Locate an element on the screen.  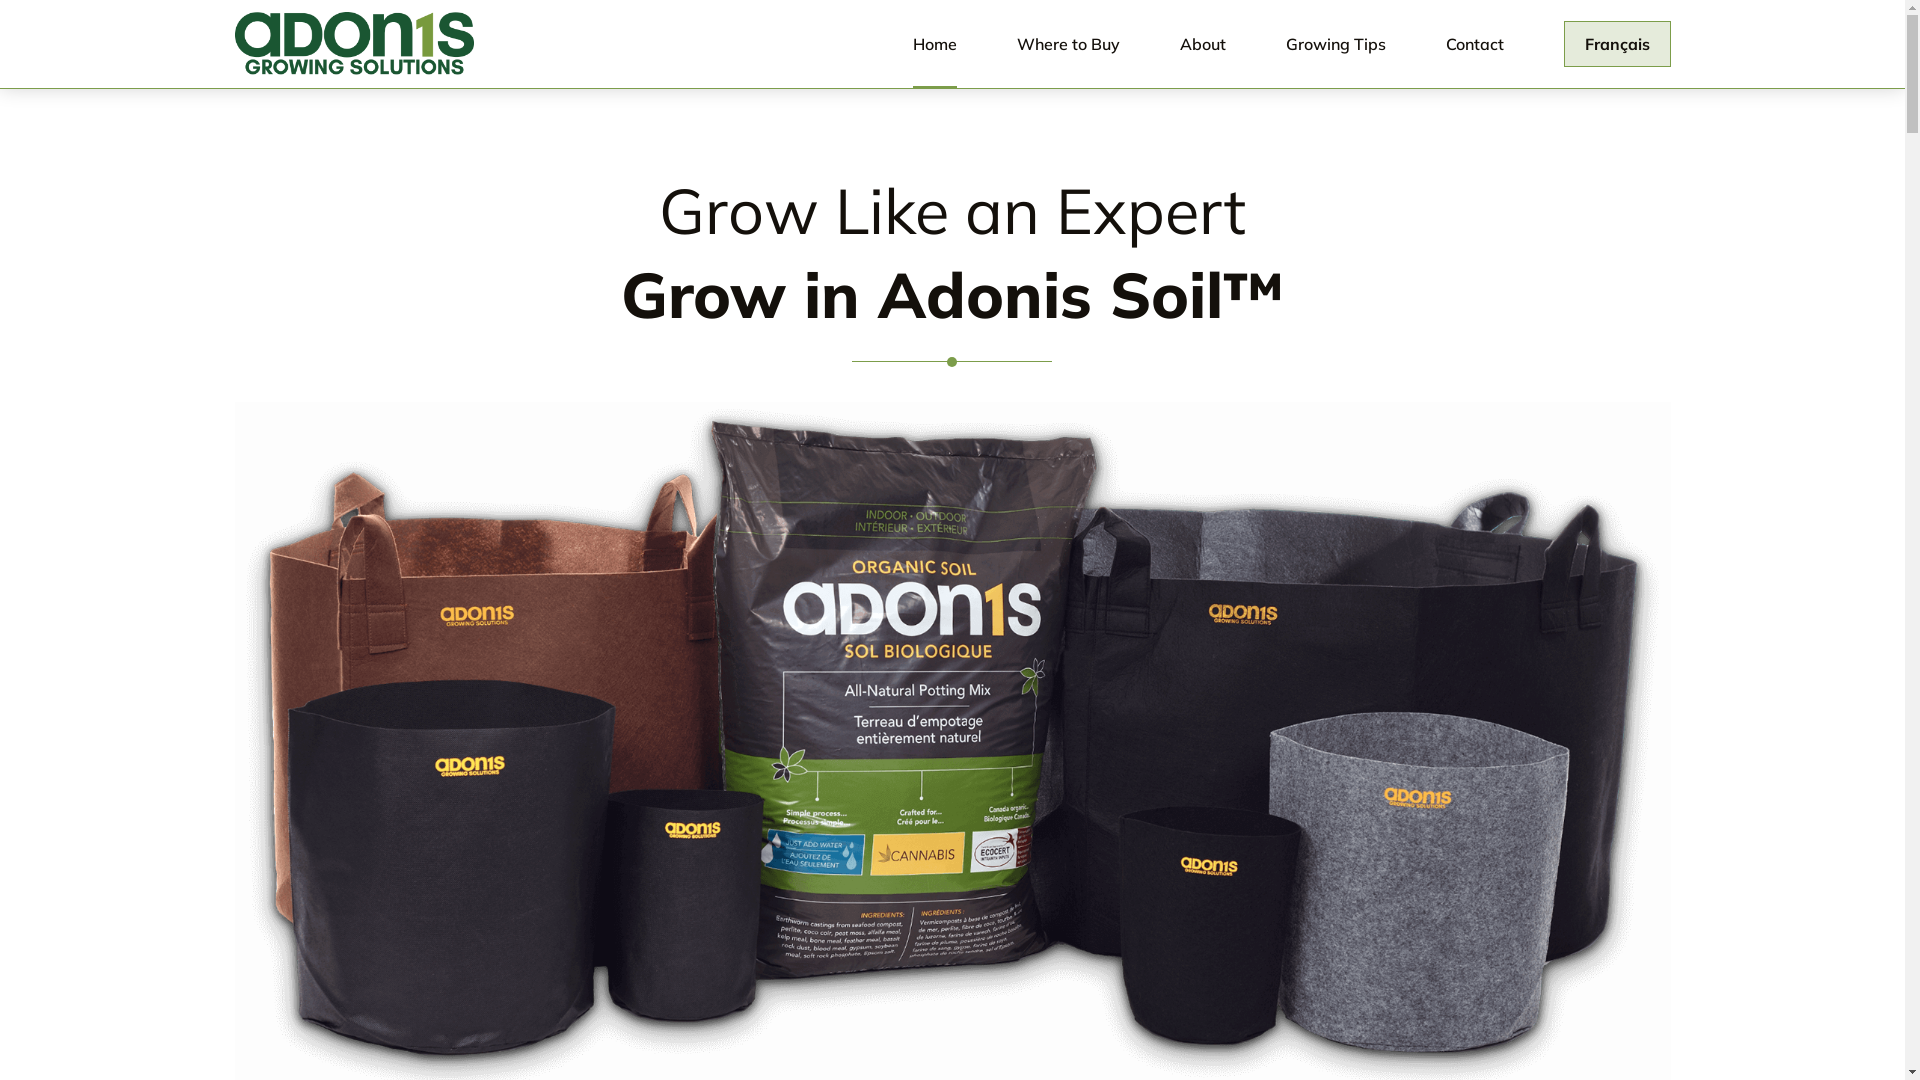
'Growing Tips' is located at coordinates (1335, 43).